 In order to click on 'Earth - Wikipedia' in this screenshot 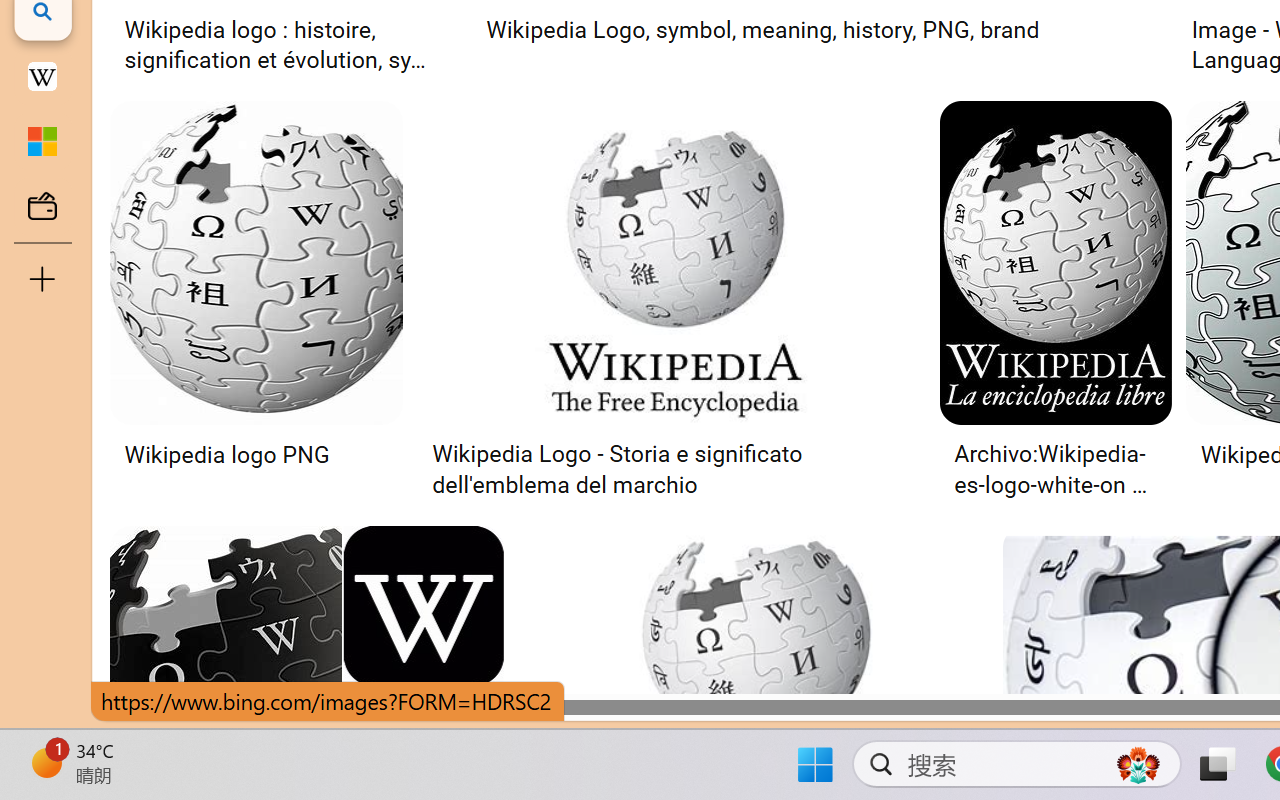, I will do `click(42, 76)`.